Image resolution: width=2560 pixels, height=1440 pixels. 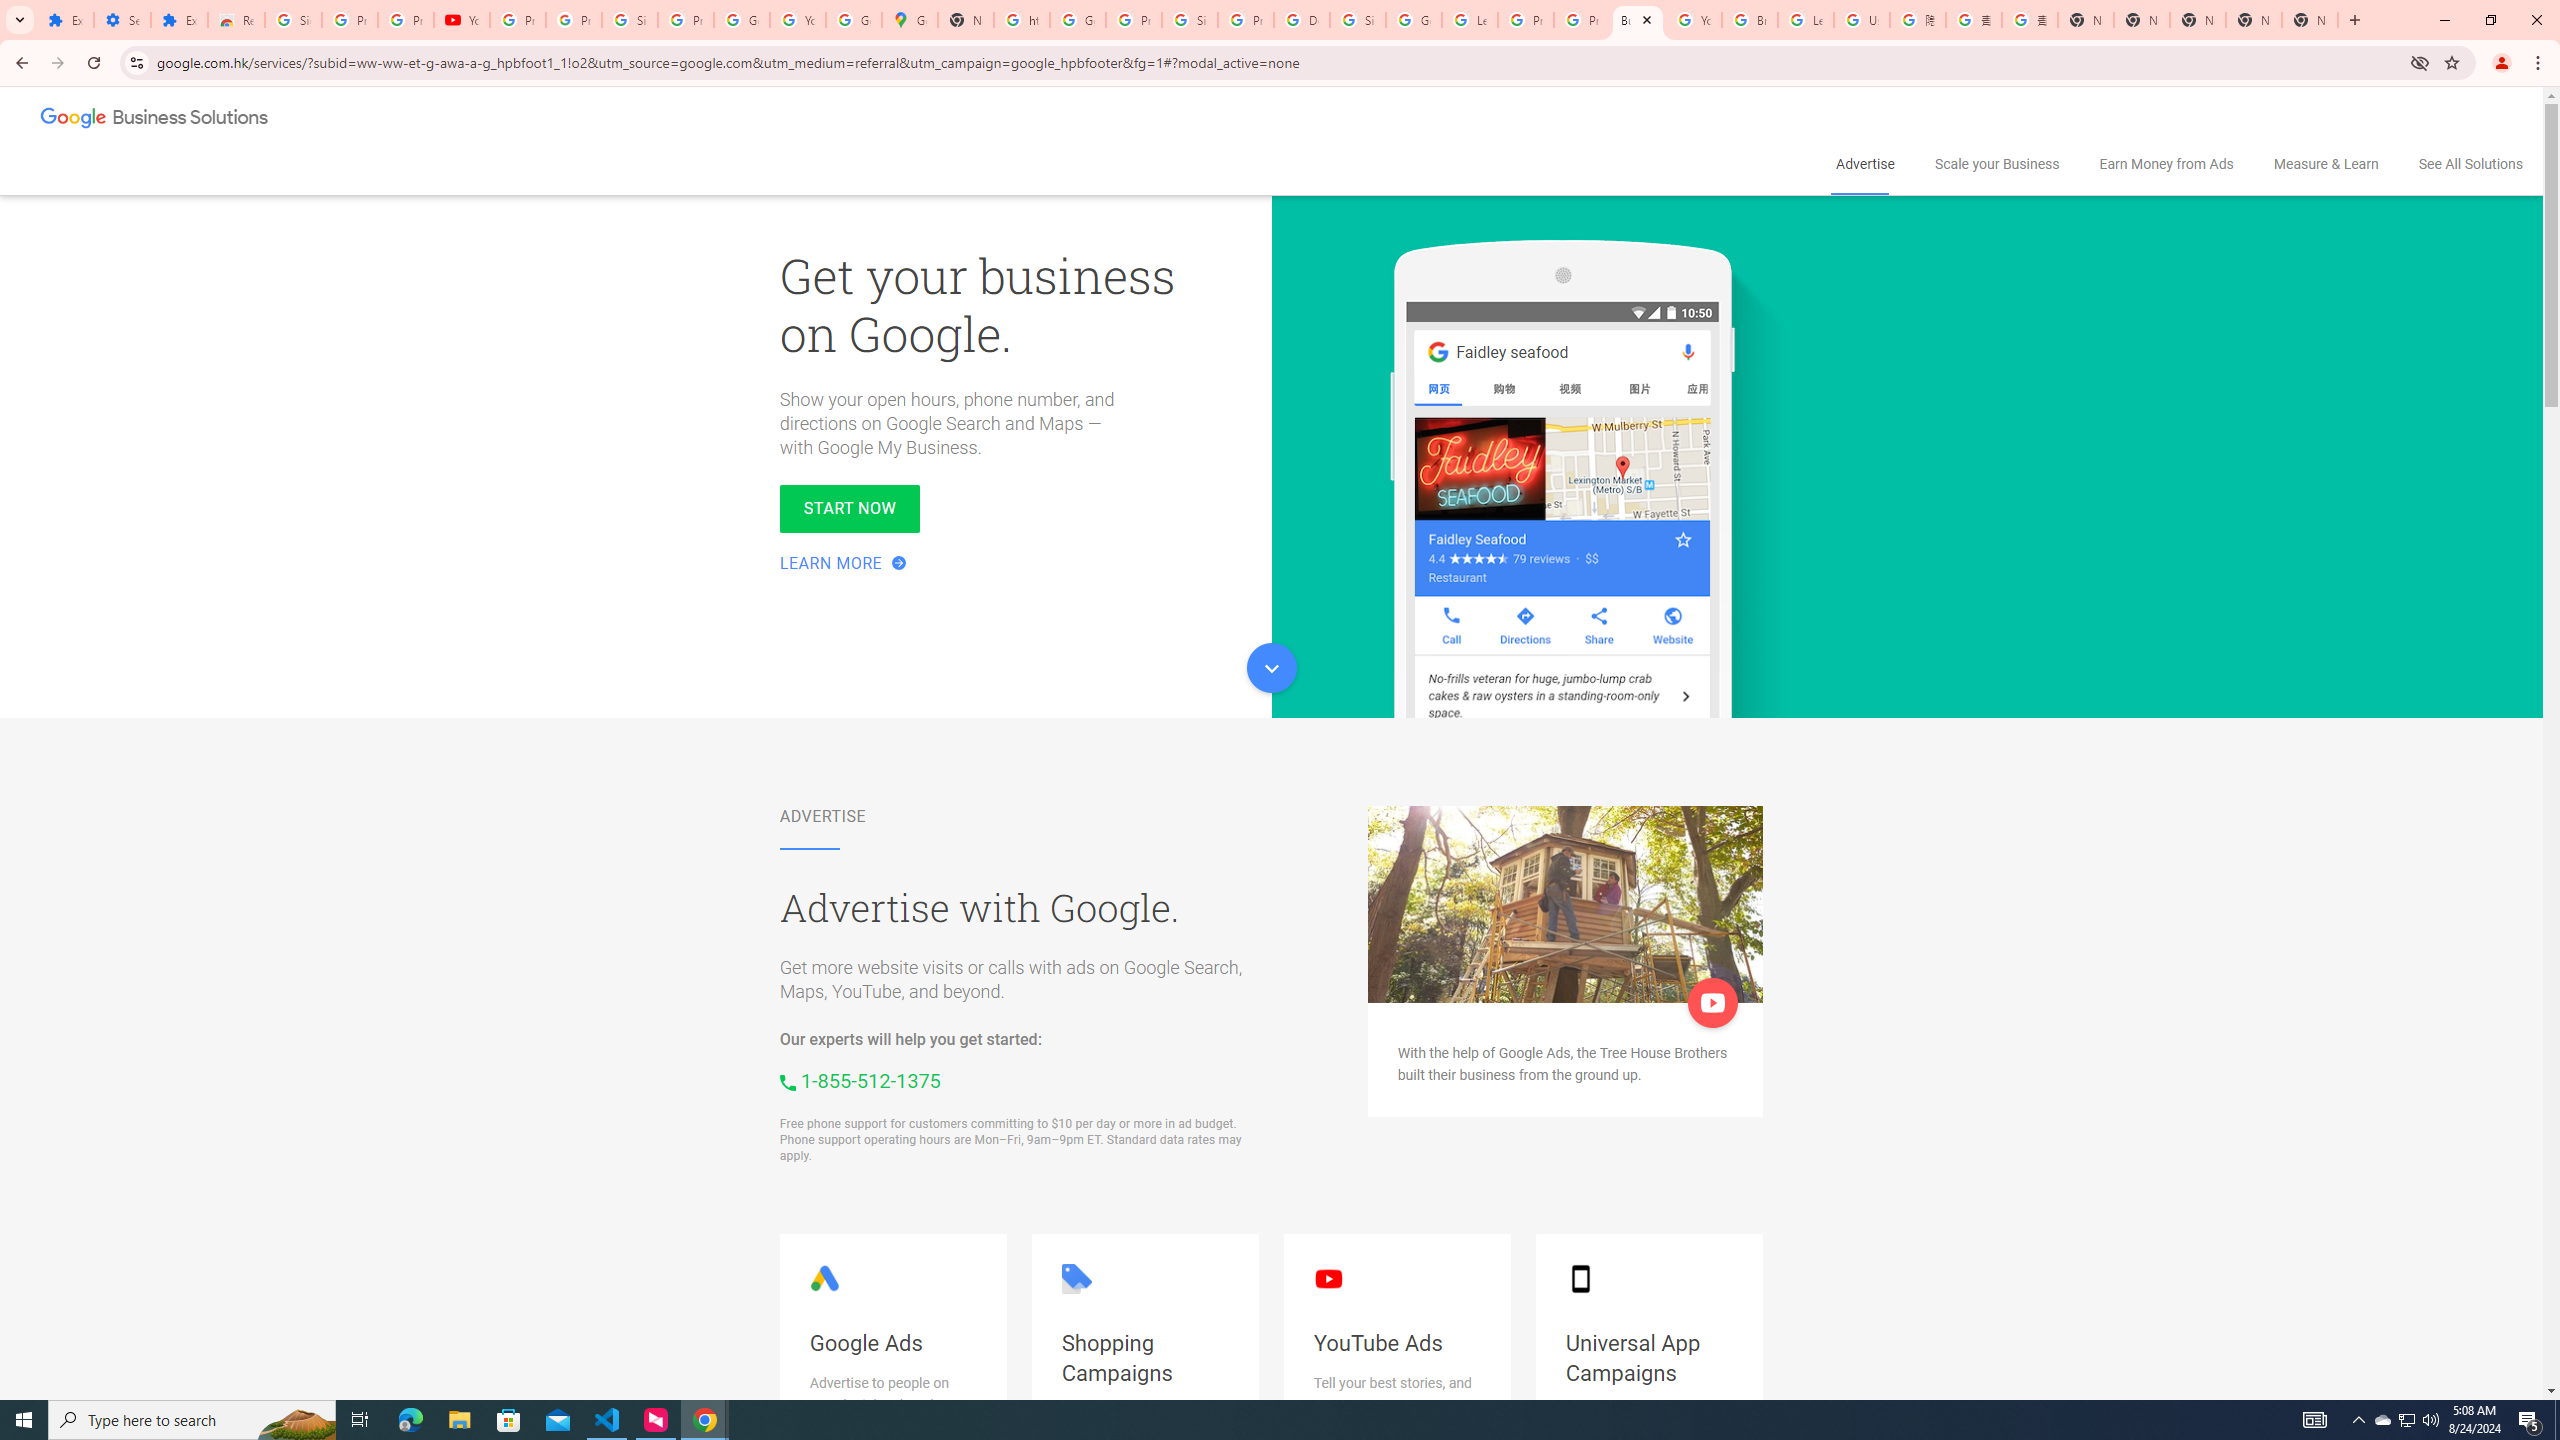 I want to click on 'Google Maps', so click(x=909, y=19).